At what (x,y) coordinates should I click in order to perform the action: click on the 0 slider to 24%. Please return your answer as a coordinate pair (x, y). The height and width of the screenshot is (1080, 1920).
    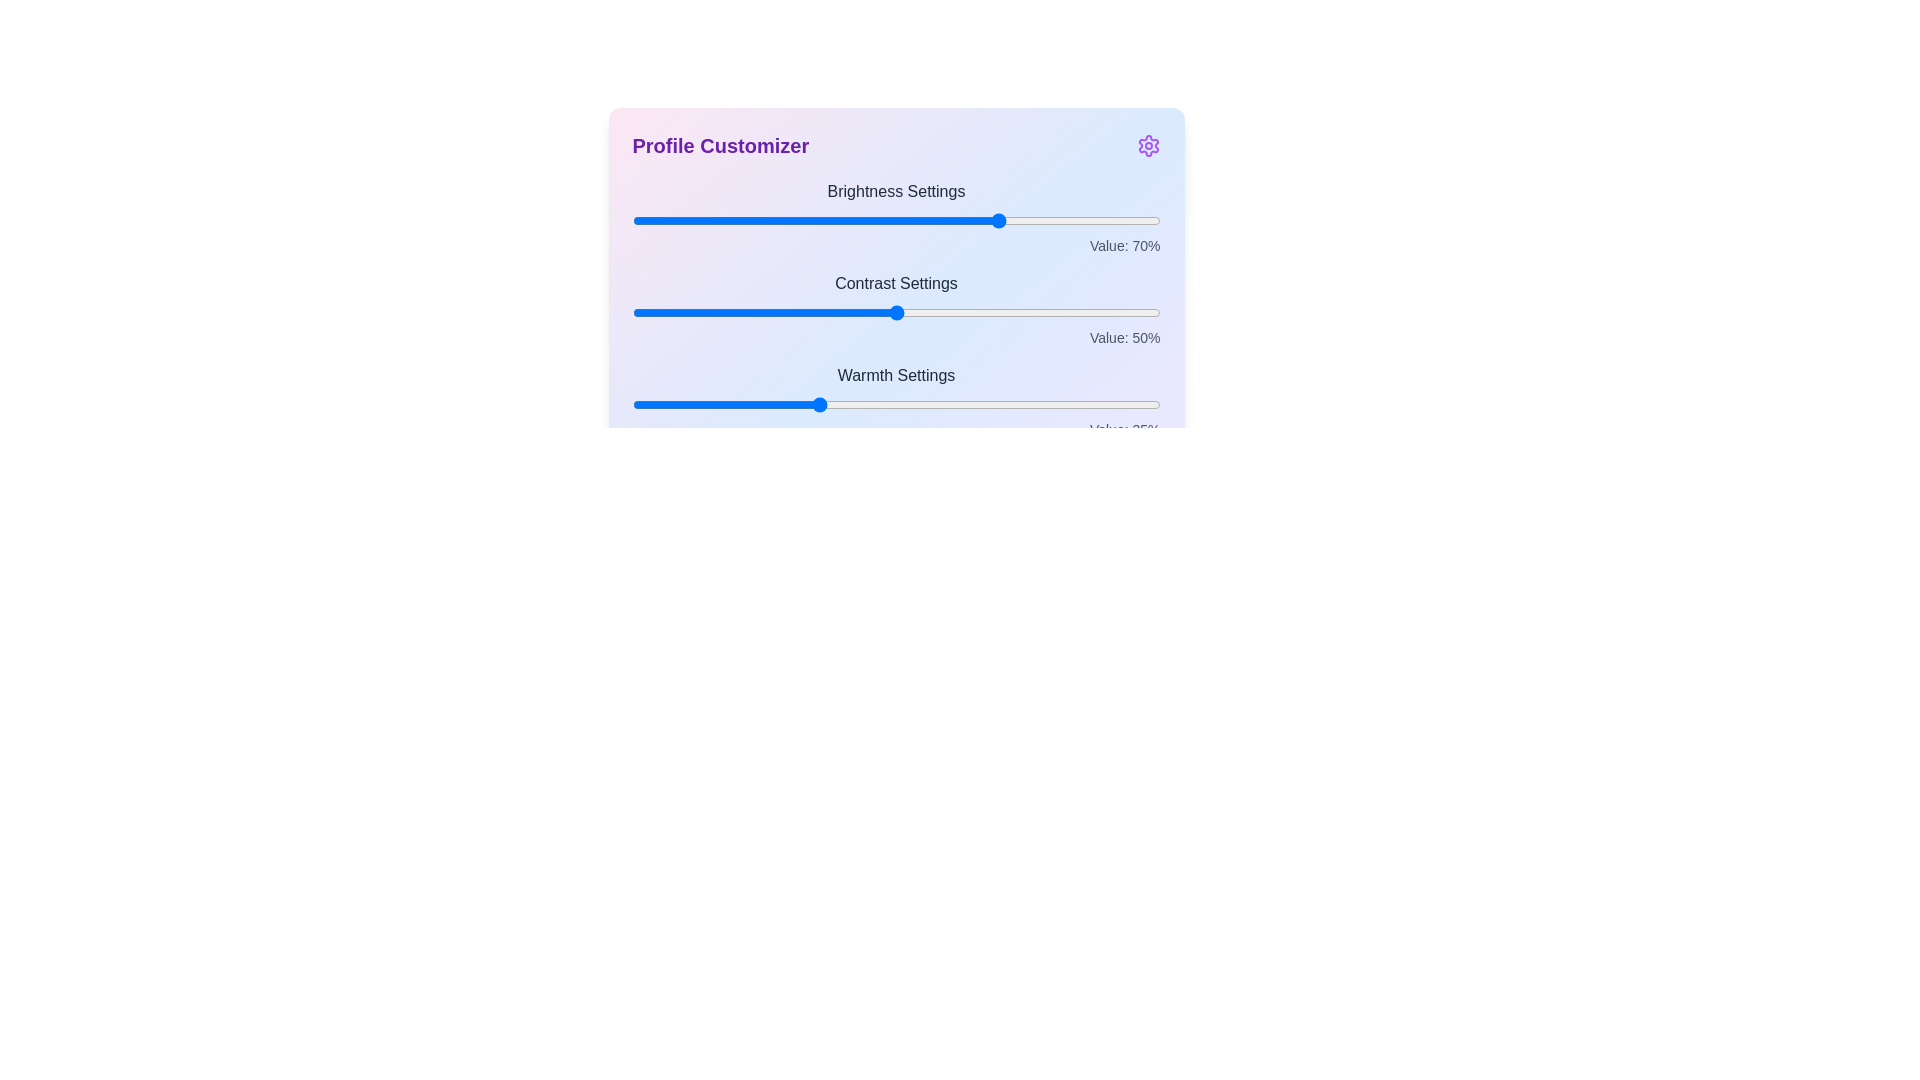
    Looking at the image, I should click on (758, 220).